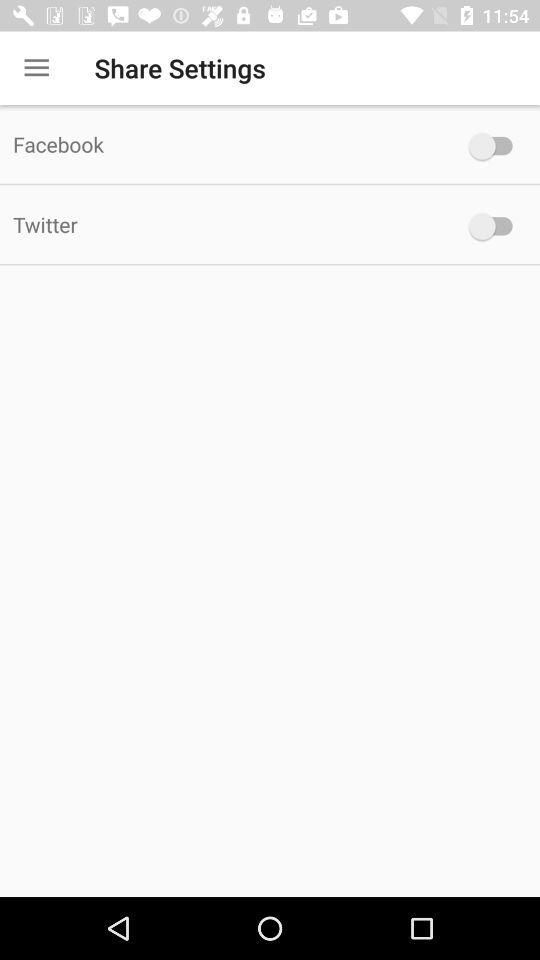 The width and height of the screenshot is (540, 960). I want to click on option to share on twitter, so click(494, 226).